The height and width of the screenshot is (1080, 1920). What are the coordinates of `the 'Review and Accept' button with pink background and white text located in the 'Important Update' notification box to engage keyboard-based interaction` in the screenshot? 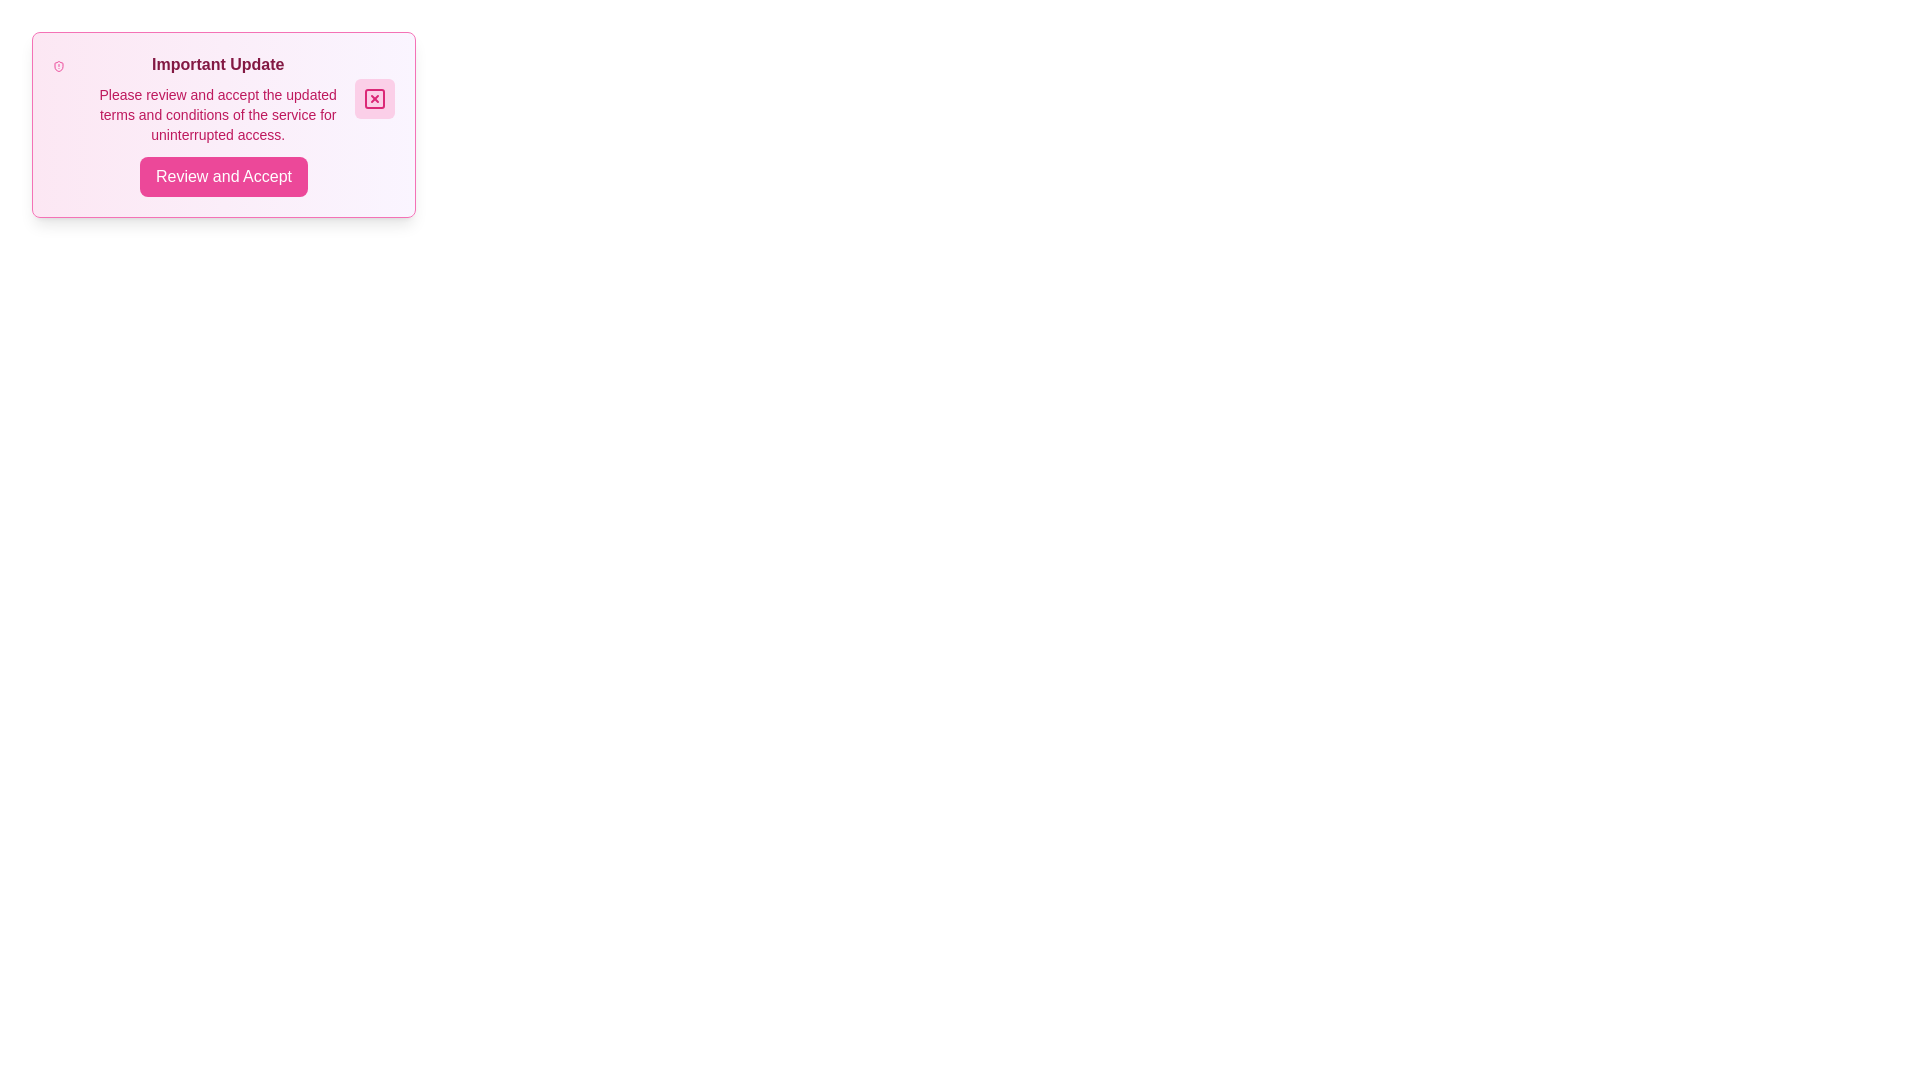 It's located at (224, 176).